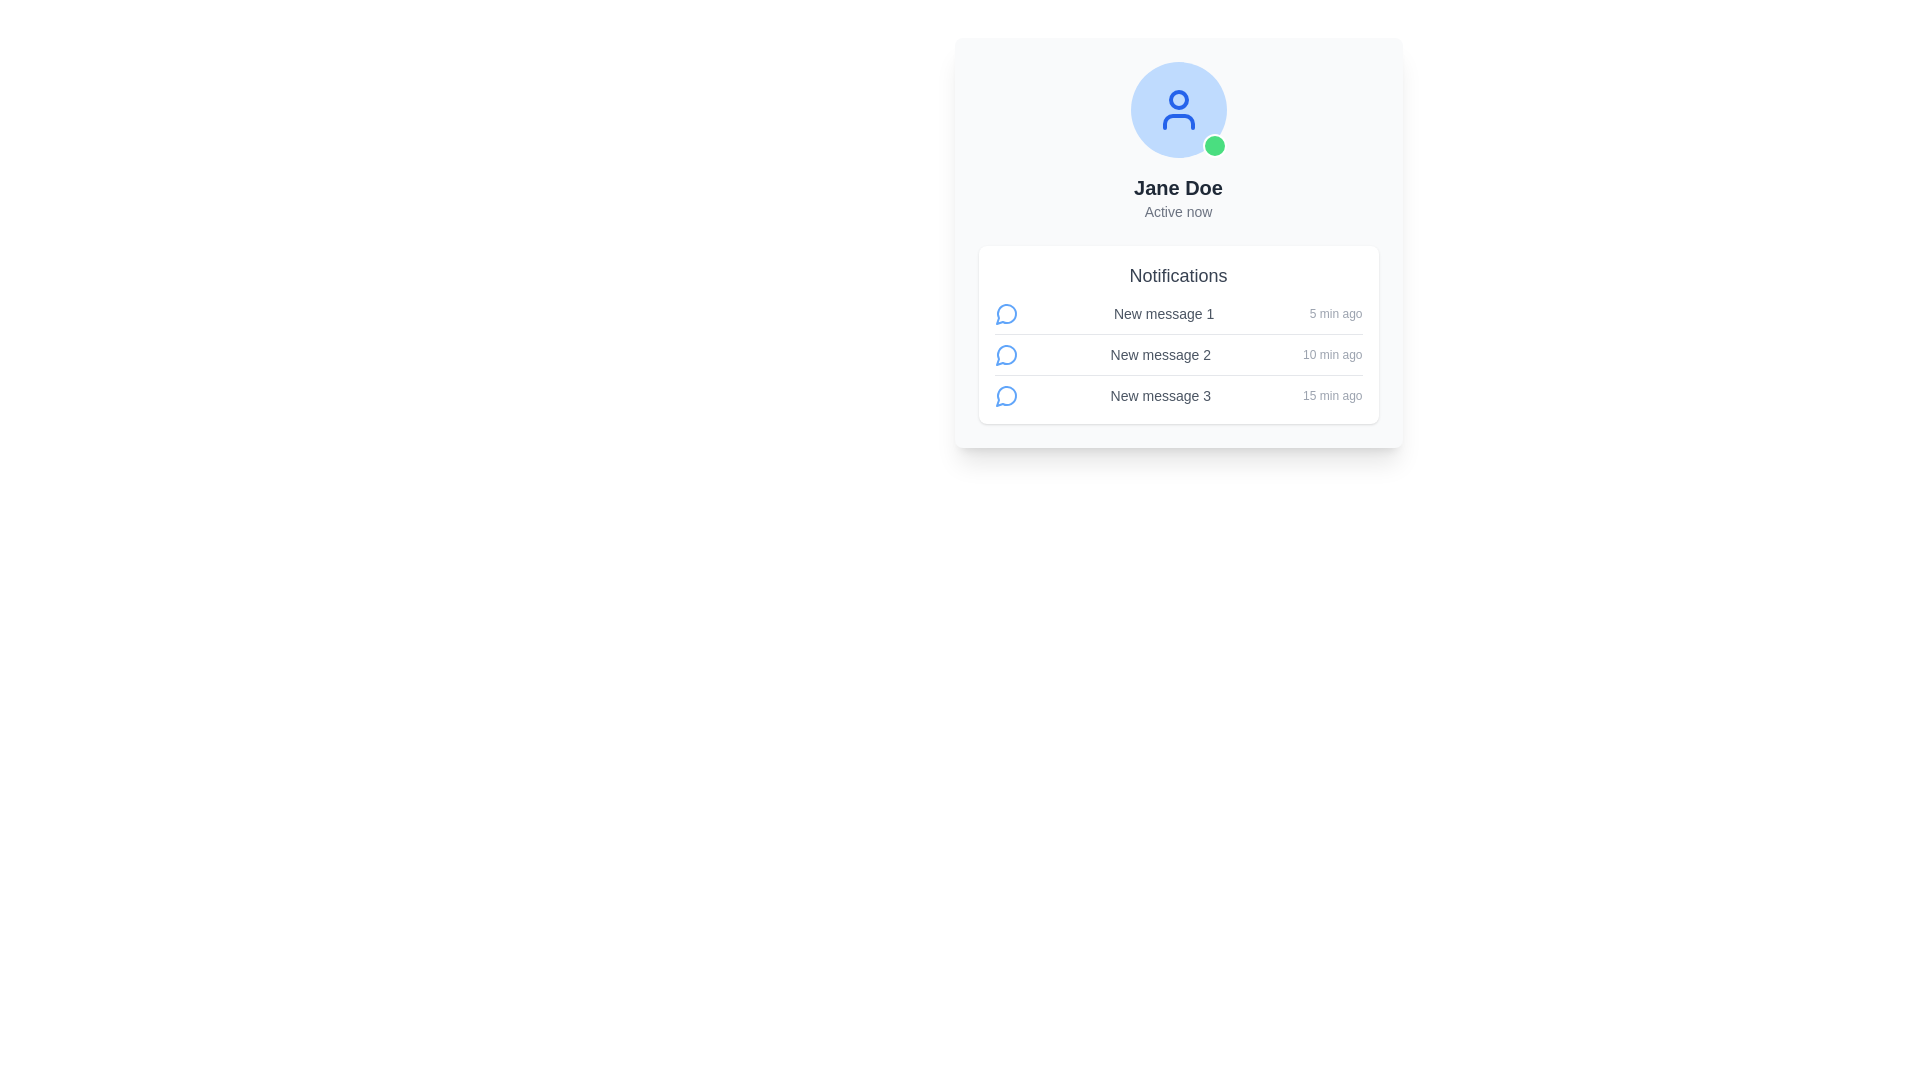  Describe the element at coordinates (1006, 313) in the screenshot. I see `the message icon located in the first notification entry row of the 'Notifications' section in the card layout` at that location.